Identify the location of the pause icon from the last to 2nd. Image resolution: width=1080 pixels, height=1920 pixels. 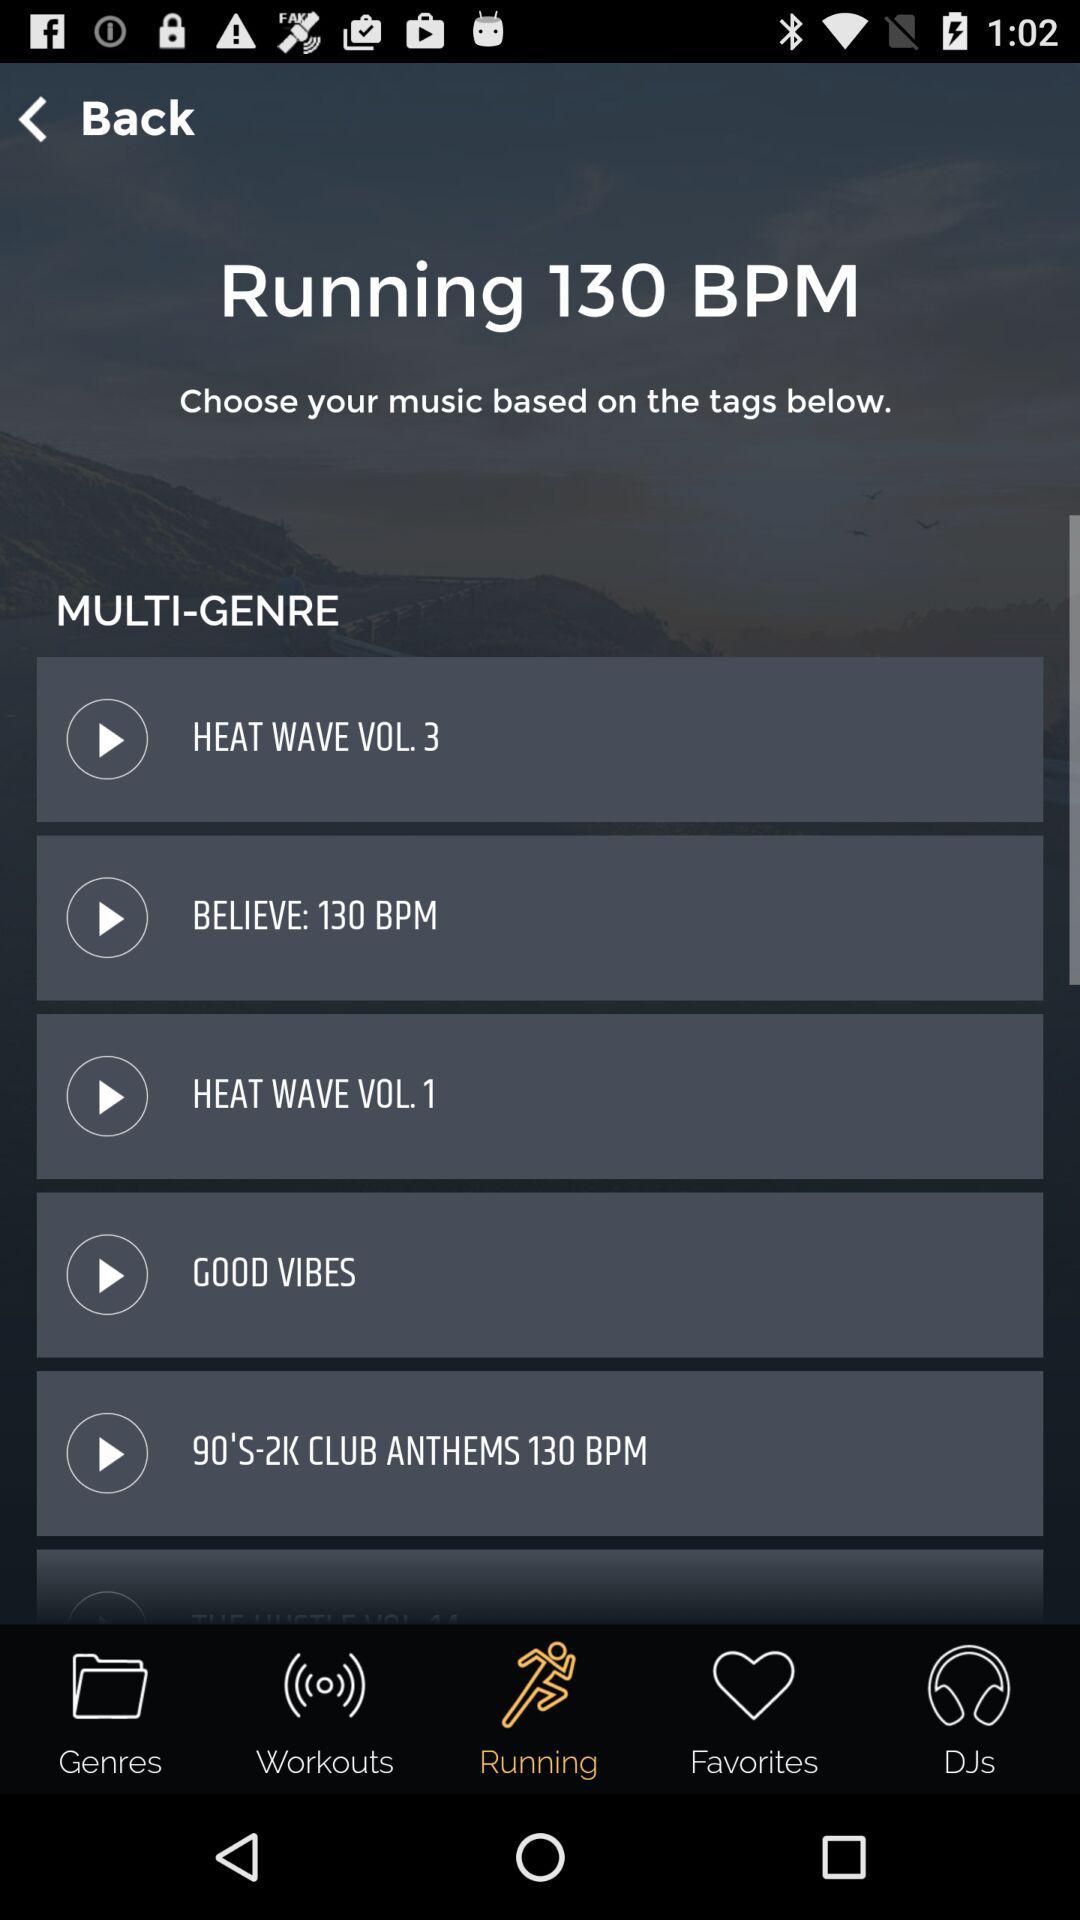
(107, 1273).